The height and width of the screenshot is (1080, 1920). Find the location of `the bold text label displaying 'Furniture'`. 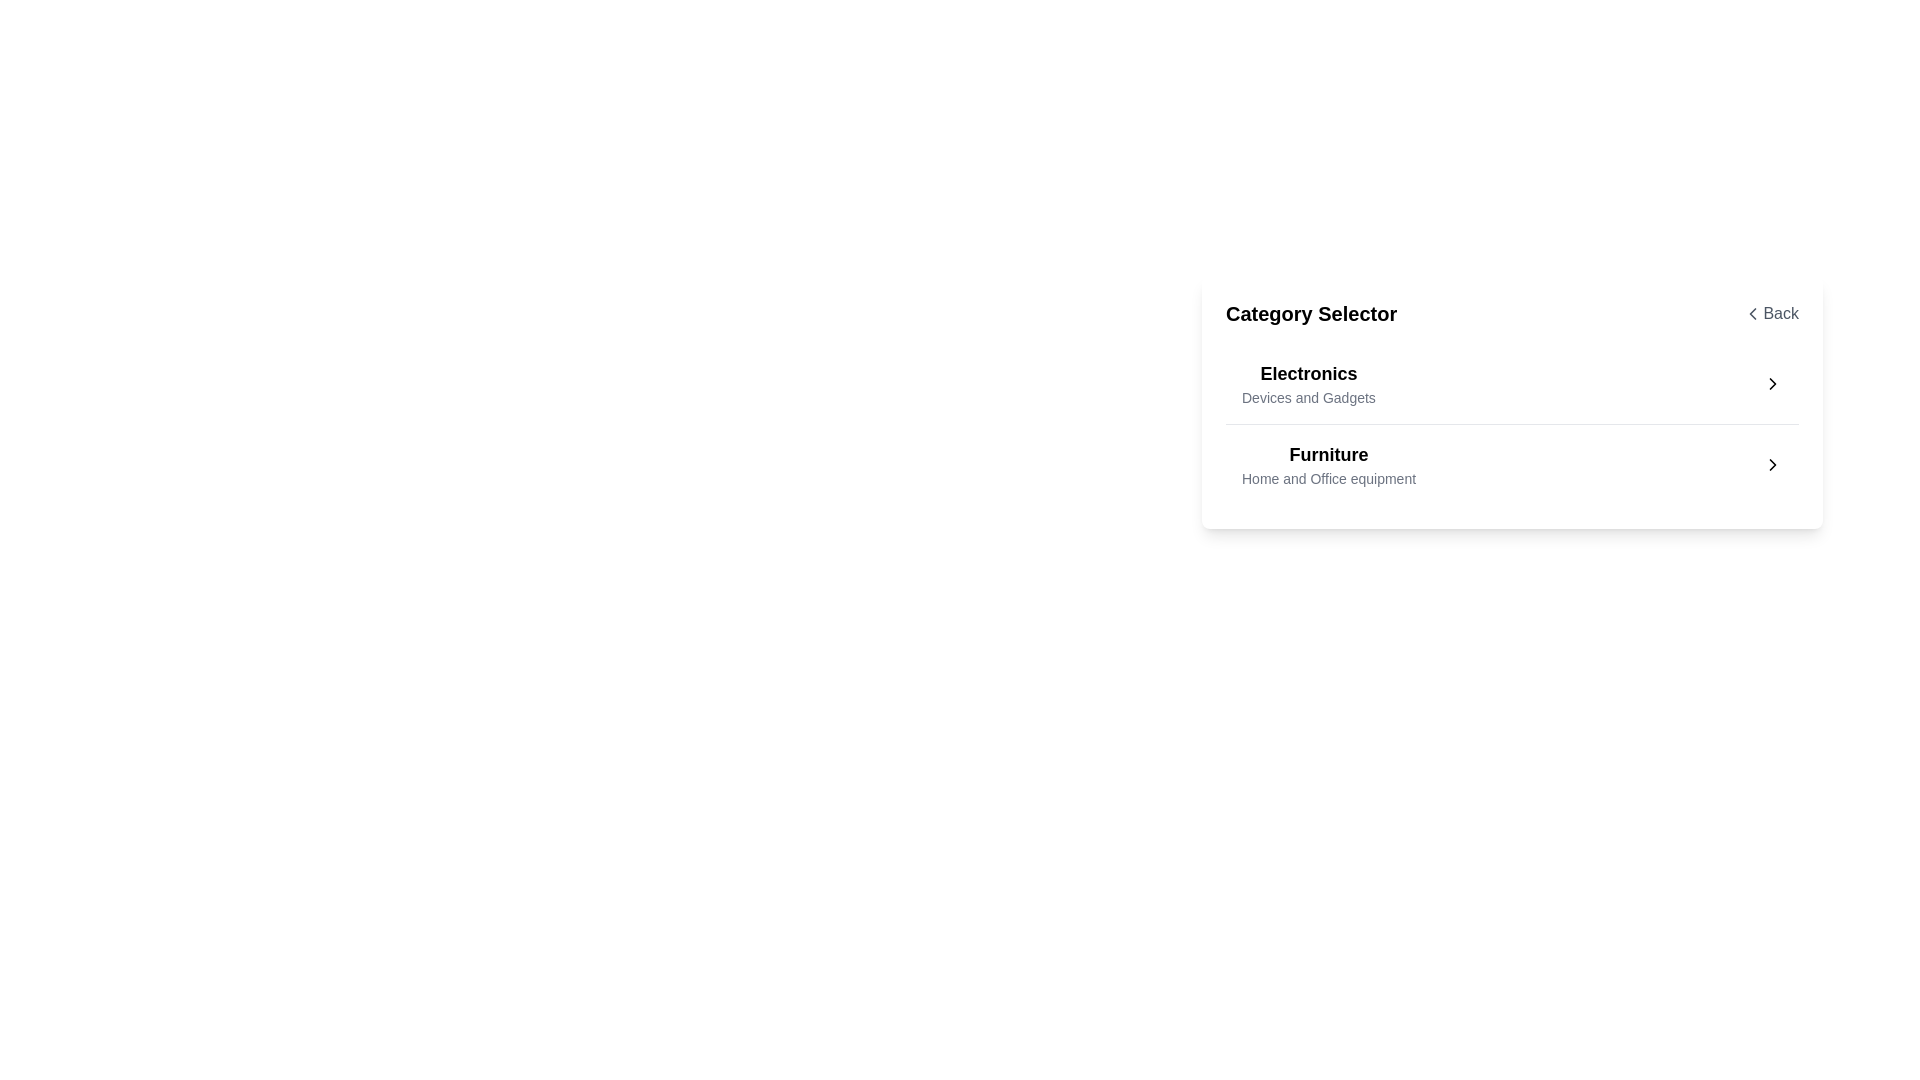

the bold text label displaying 'Furniture' is located at coordinates (1329, 455).